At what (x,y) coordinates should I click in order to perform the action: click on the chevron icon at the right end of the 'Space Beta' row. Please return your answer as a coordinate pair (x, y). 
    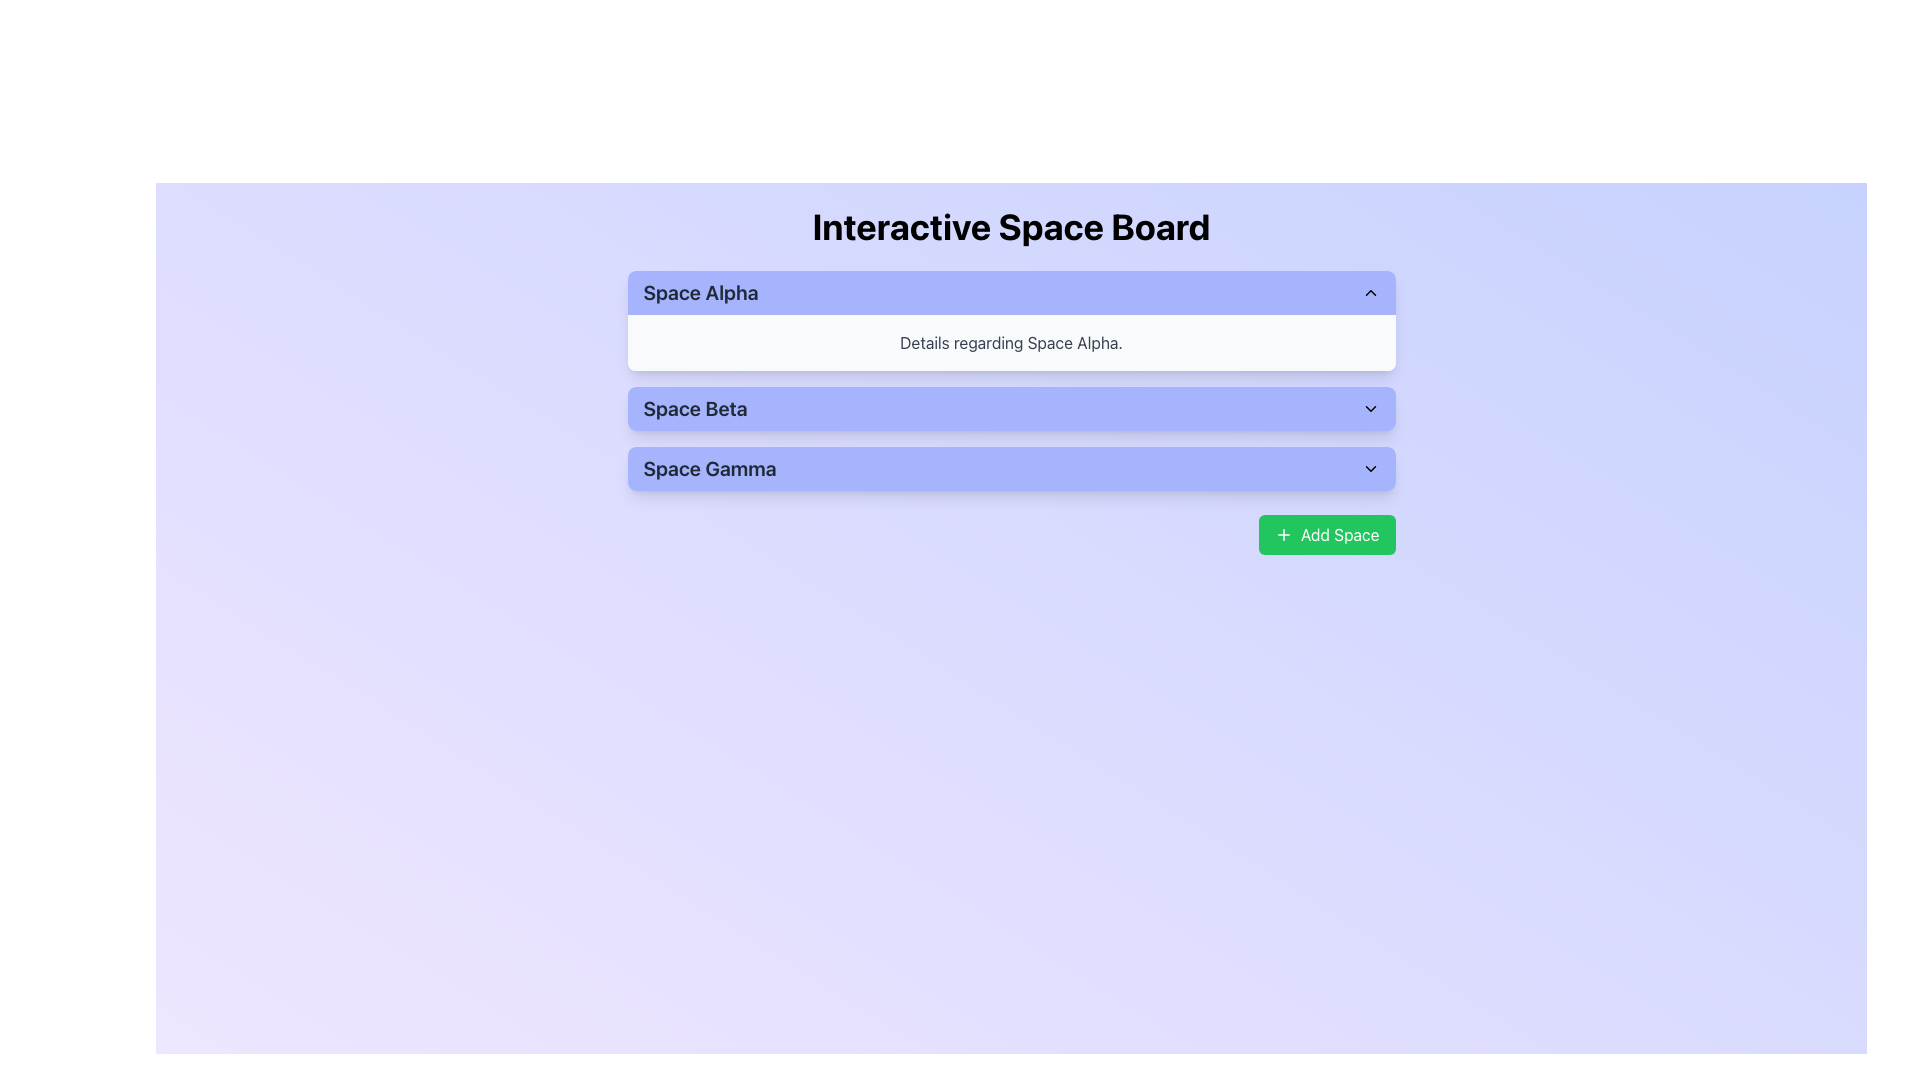
    Looking at the image, I should click on (1369, 407).